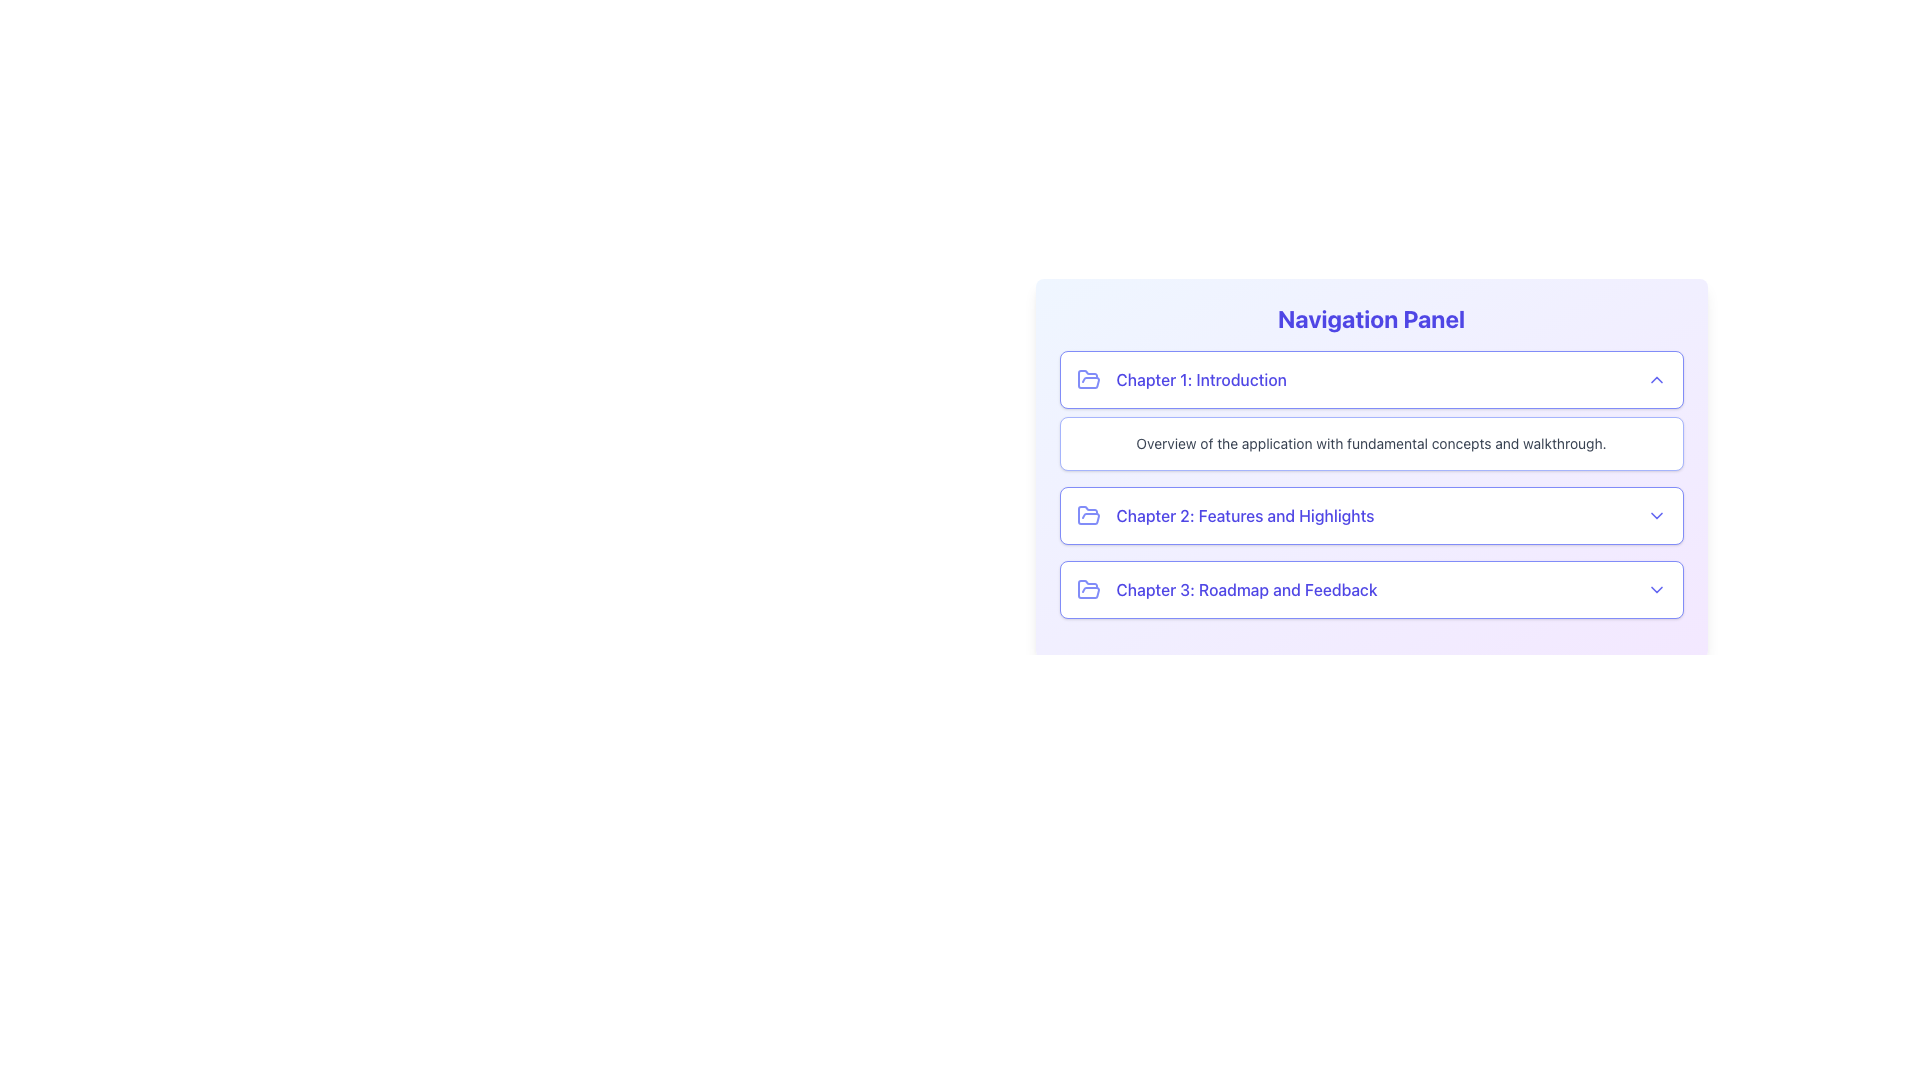 This screenshot has width=1920, height=1080. I want to click on the open folder icon, which is styled with a rounded outline and indigo-blue stroke, located next to the label 'Chapter 2: Features and Highlights' in the navigation interface, so click(1087, 515).